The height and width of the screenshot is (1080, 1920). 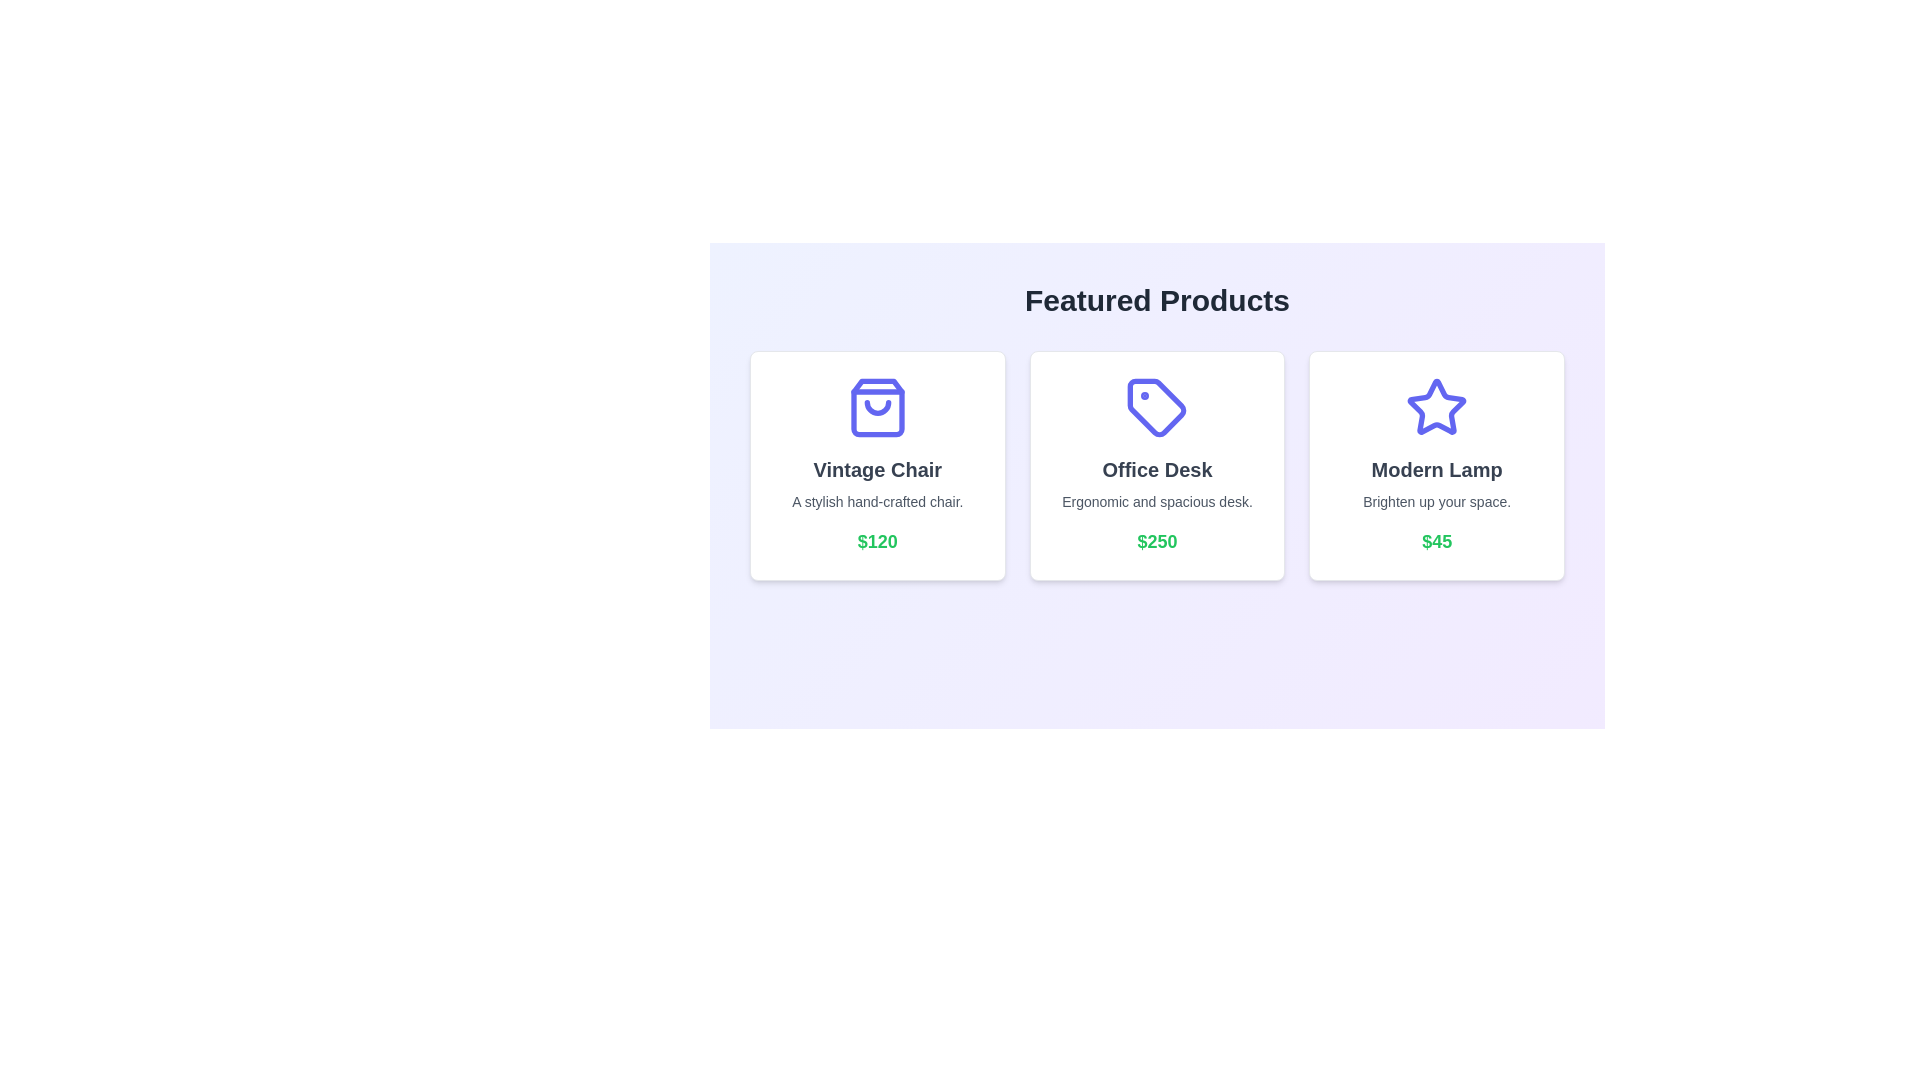 What do you see at coordinates (877, 470) in the screenshot?
I see `text label 'Vintage Chair' which is styled in bold and large font, positioned below a shopping bag icon and above a description paragraph in the product listing section` at bounding box center [877, 470].